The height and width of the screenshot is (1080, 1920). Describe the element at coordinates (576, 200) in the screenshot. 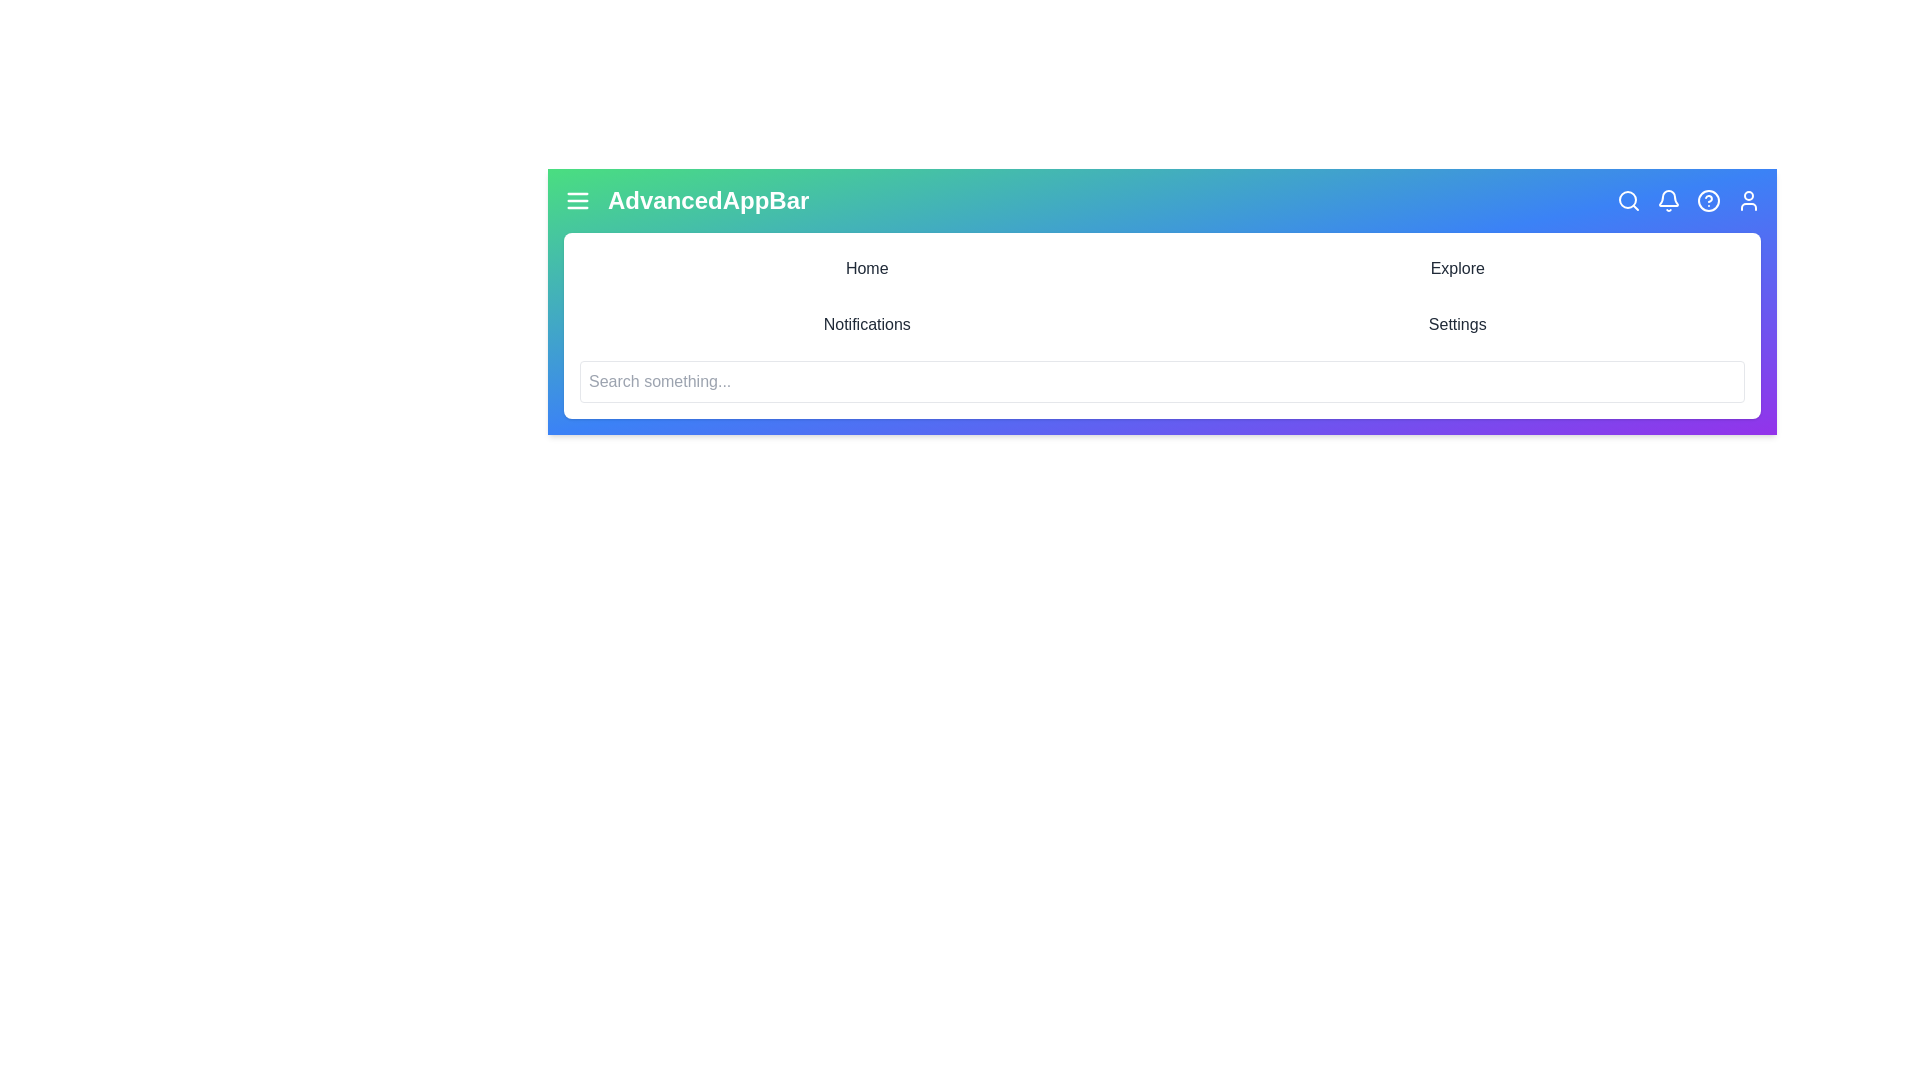

I see `the menu icon to toggle the menu visibility` at that location.